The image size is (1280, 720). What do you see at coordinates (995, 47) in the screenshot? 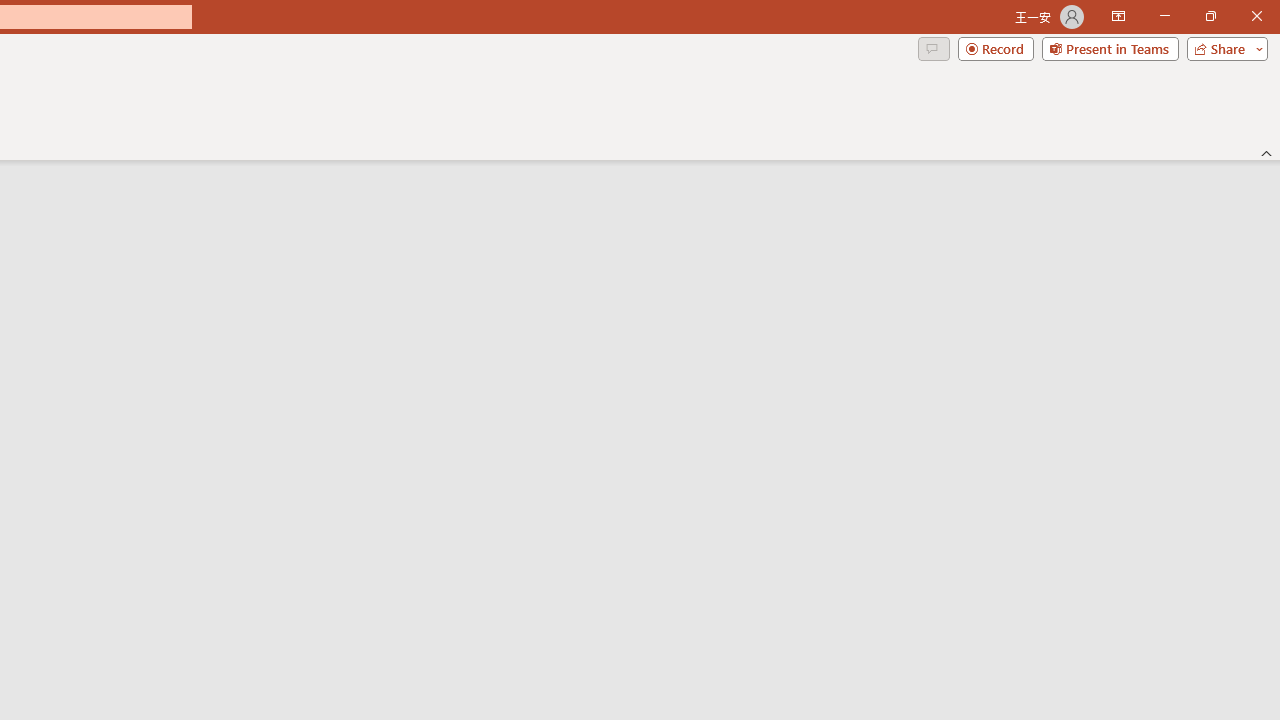
I see `'Record'` at bounding box center [995, 47].